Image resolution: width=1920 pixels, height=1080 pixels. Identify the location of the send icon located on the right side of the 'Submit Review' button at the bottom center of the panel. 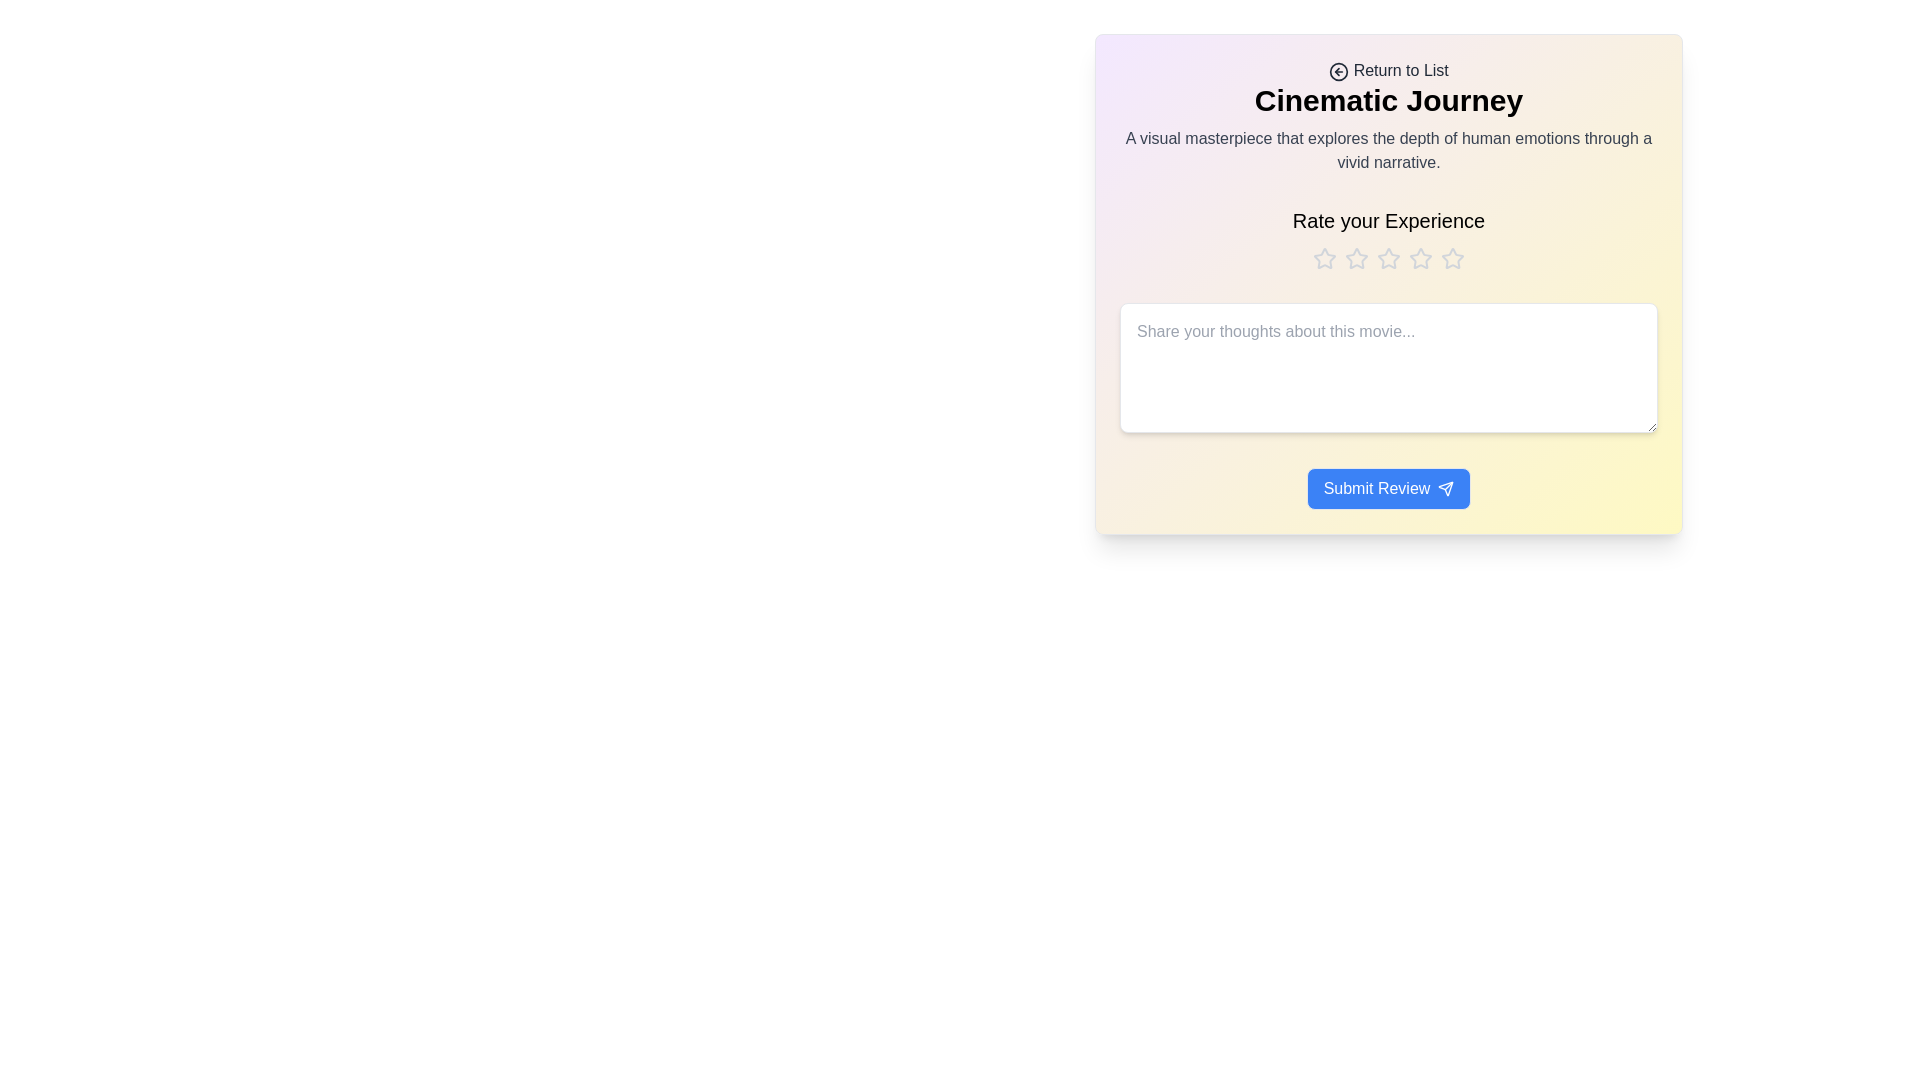
(1446, 489).